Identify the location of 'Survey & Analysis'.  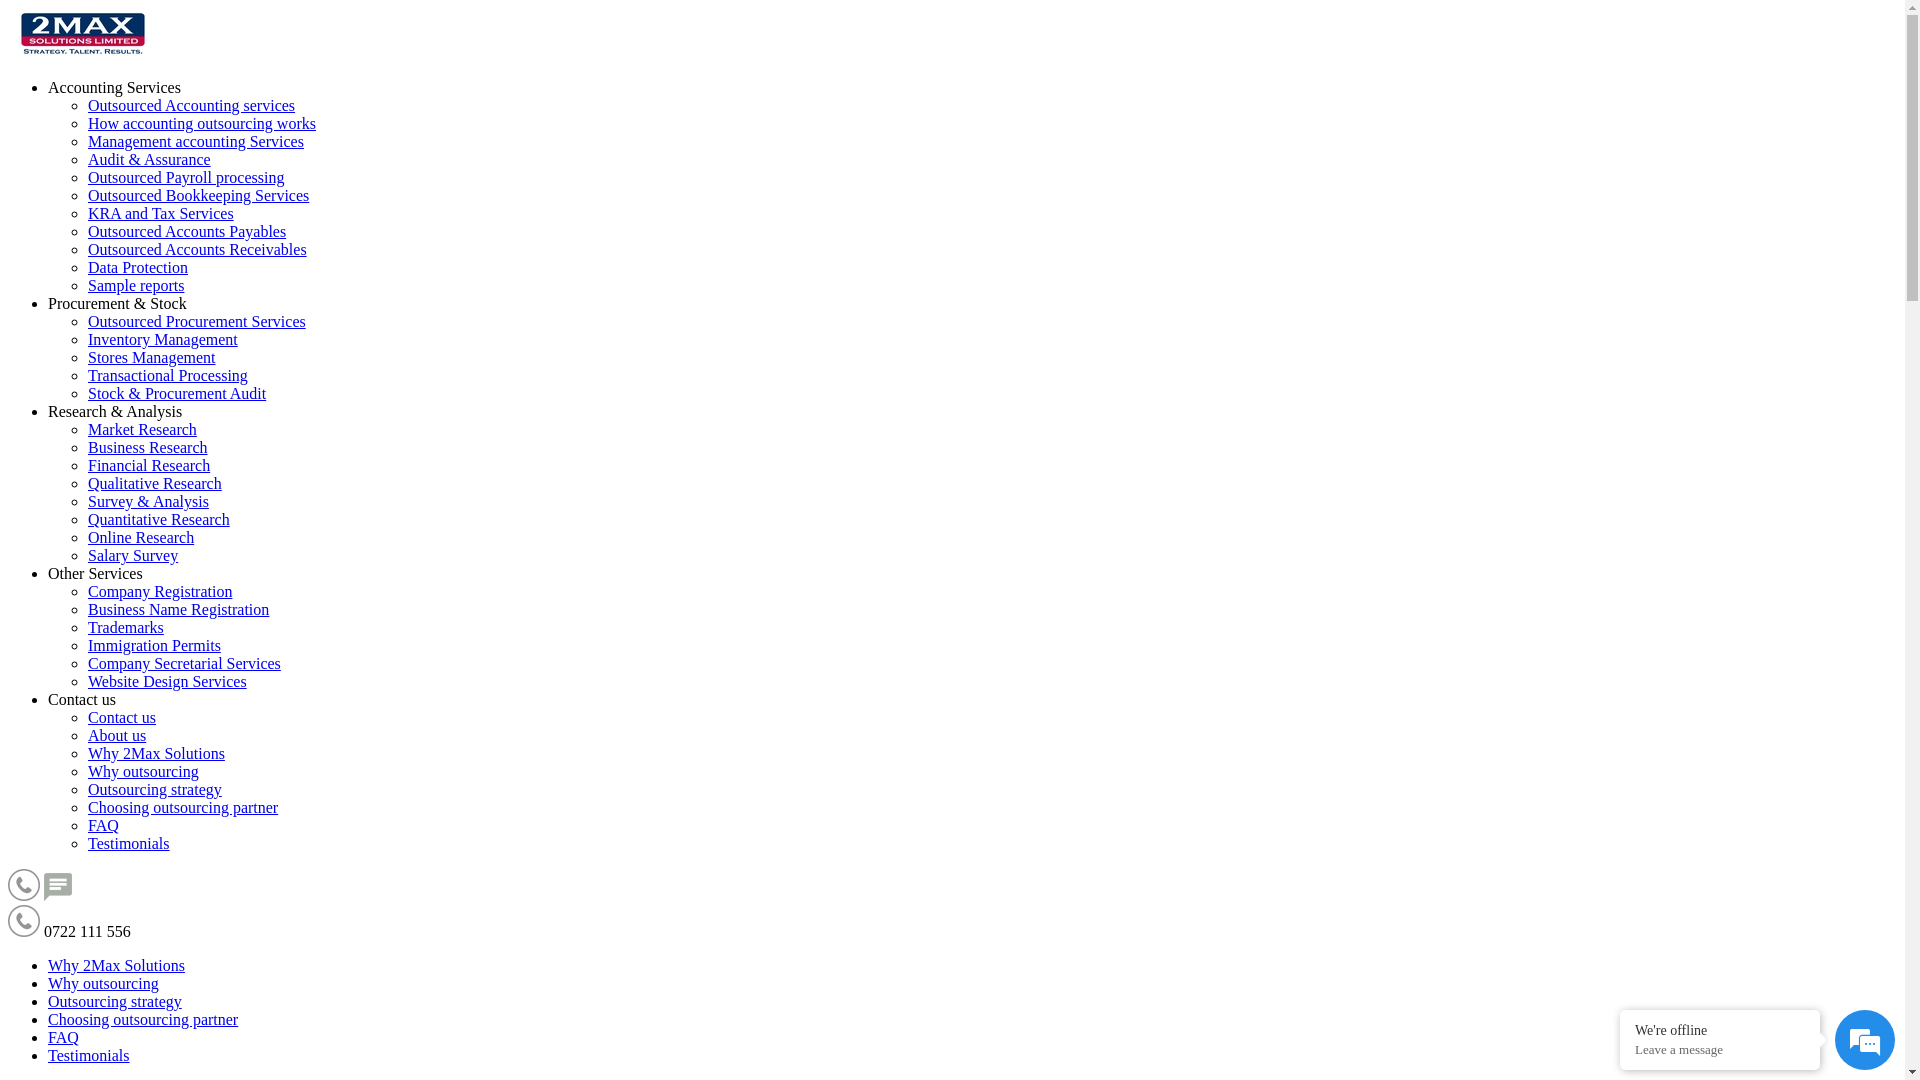
(147, 500).